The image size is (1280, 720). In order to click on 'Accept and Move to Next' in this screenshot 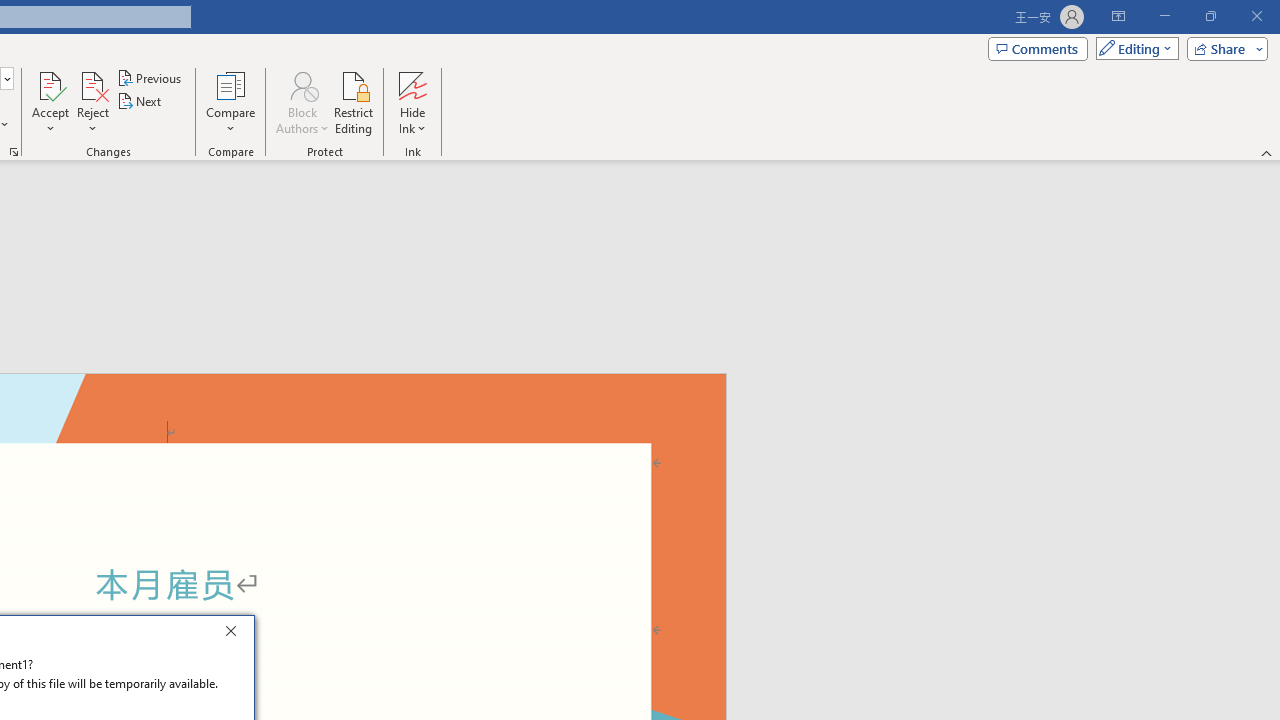, I will do `click(50, 84)`.